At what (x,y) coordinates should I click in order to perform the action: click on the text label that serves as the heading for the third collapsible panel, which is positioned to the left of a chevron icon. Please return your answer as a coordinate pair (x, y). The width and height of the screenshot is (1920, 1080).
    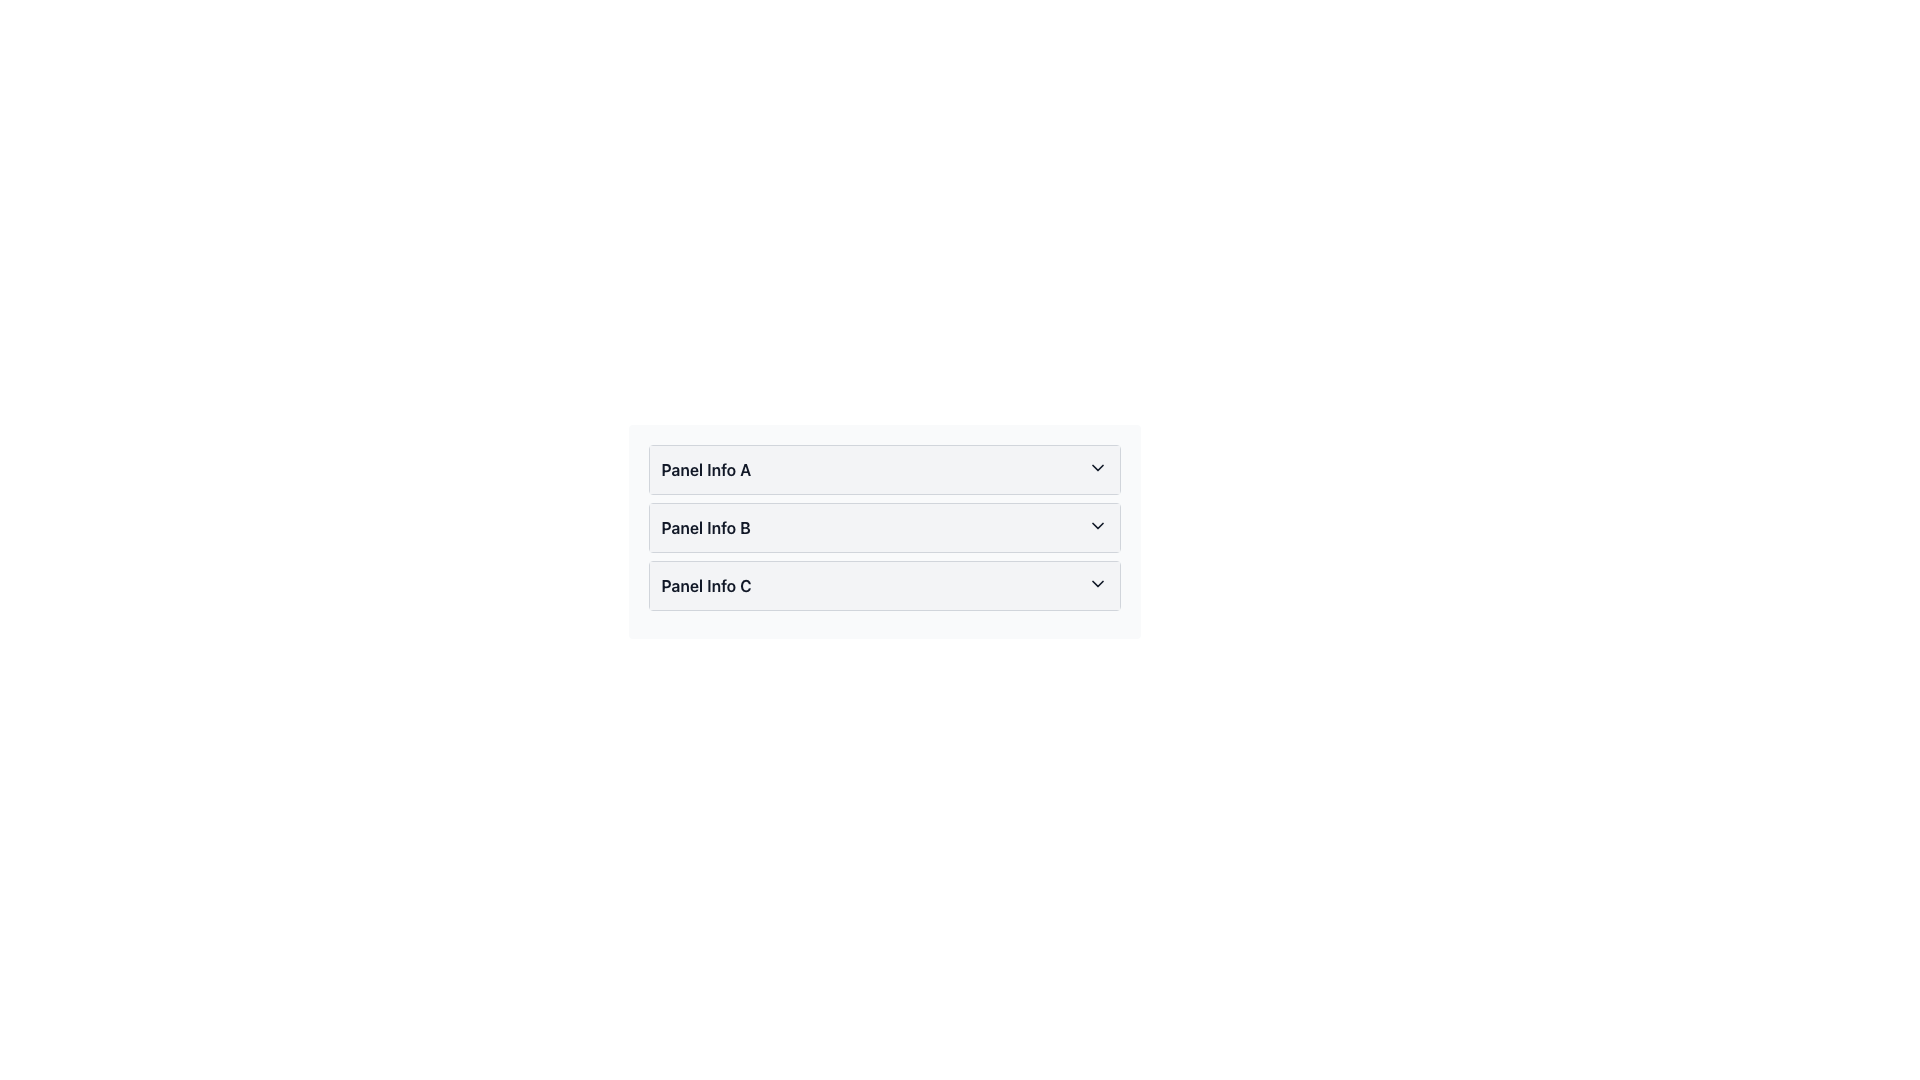
    Looking at the image, I should click on (706, 585).